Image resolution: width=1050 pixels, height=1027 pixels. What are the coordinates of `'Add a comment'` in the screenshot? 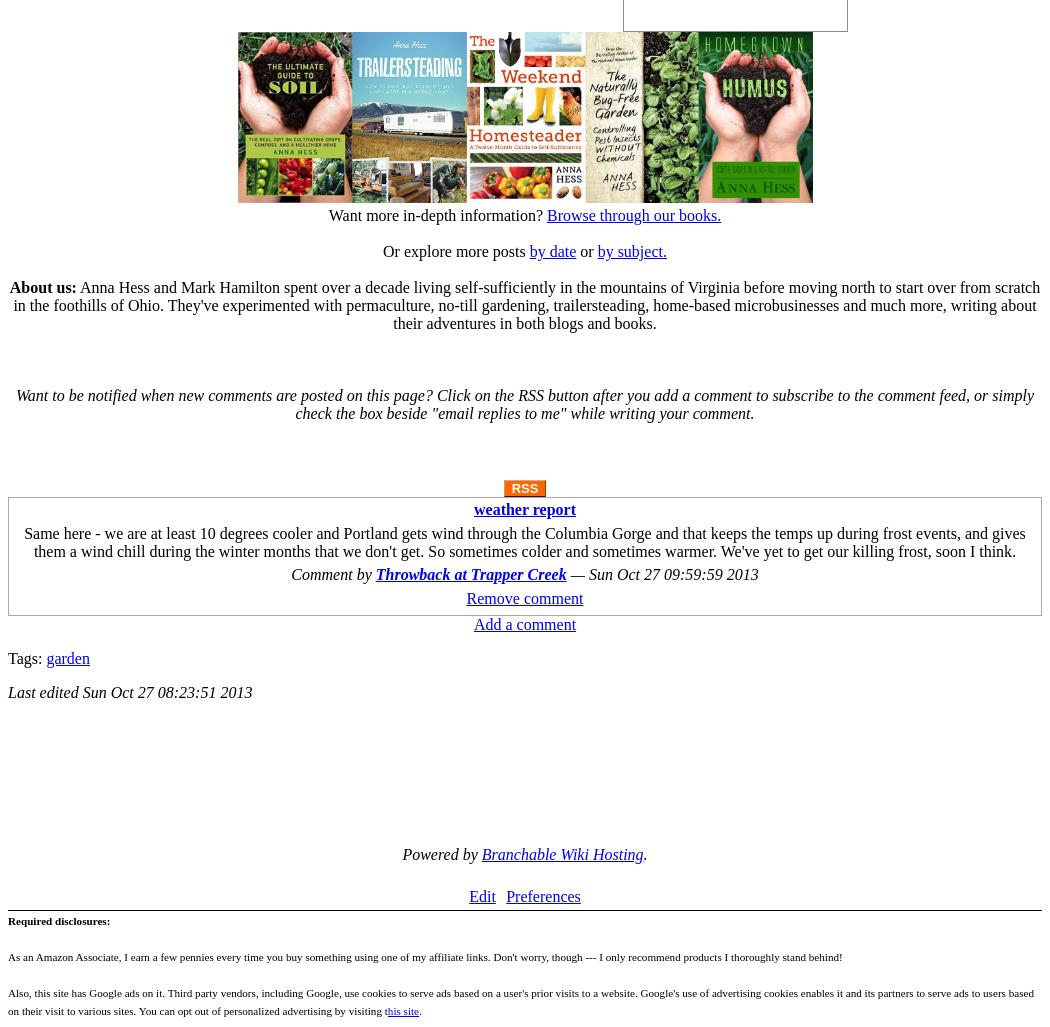 It's located at (473, 623).